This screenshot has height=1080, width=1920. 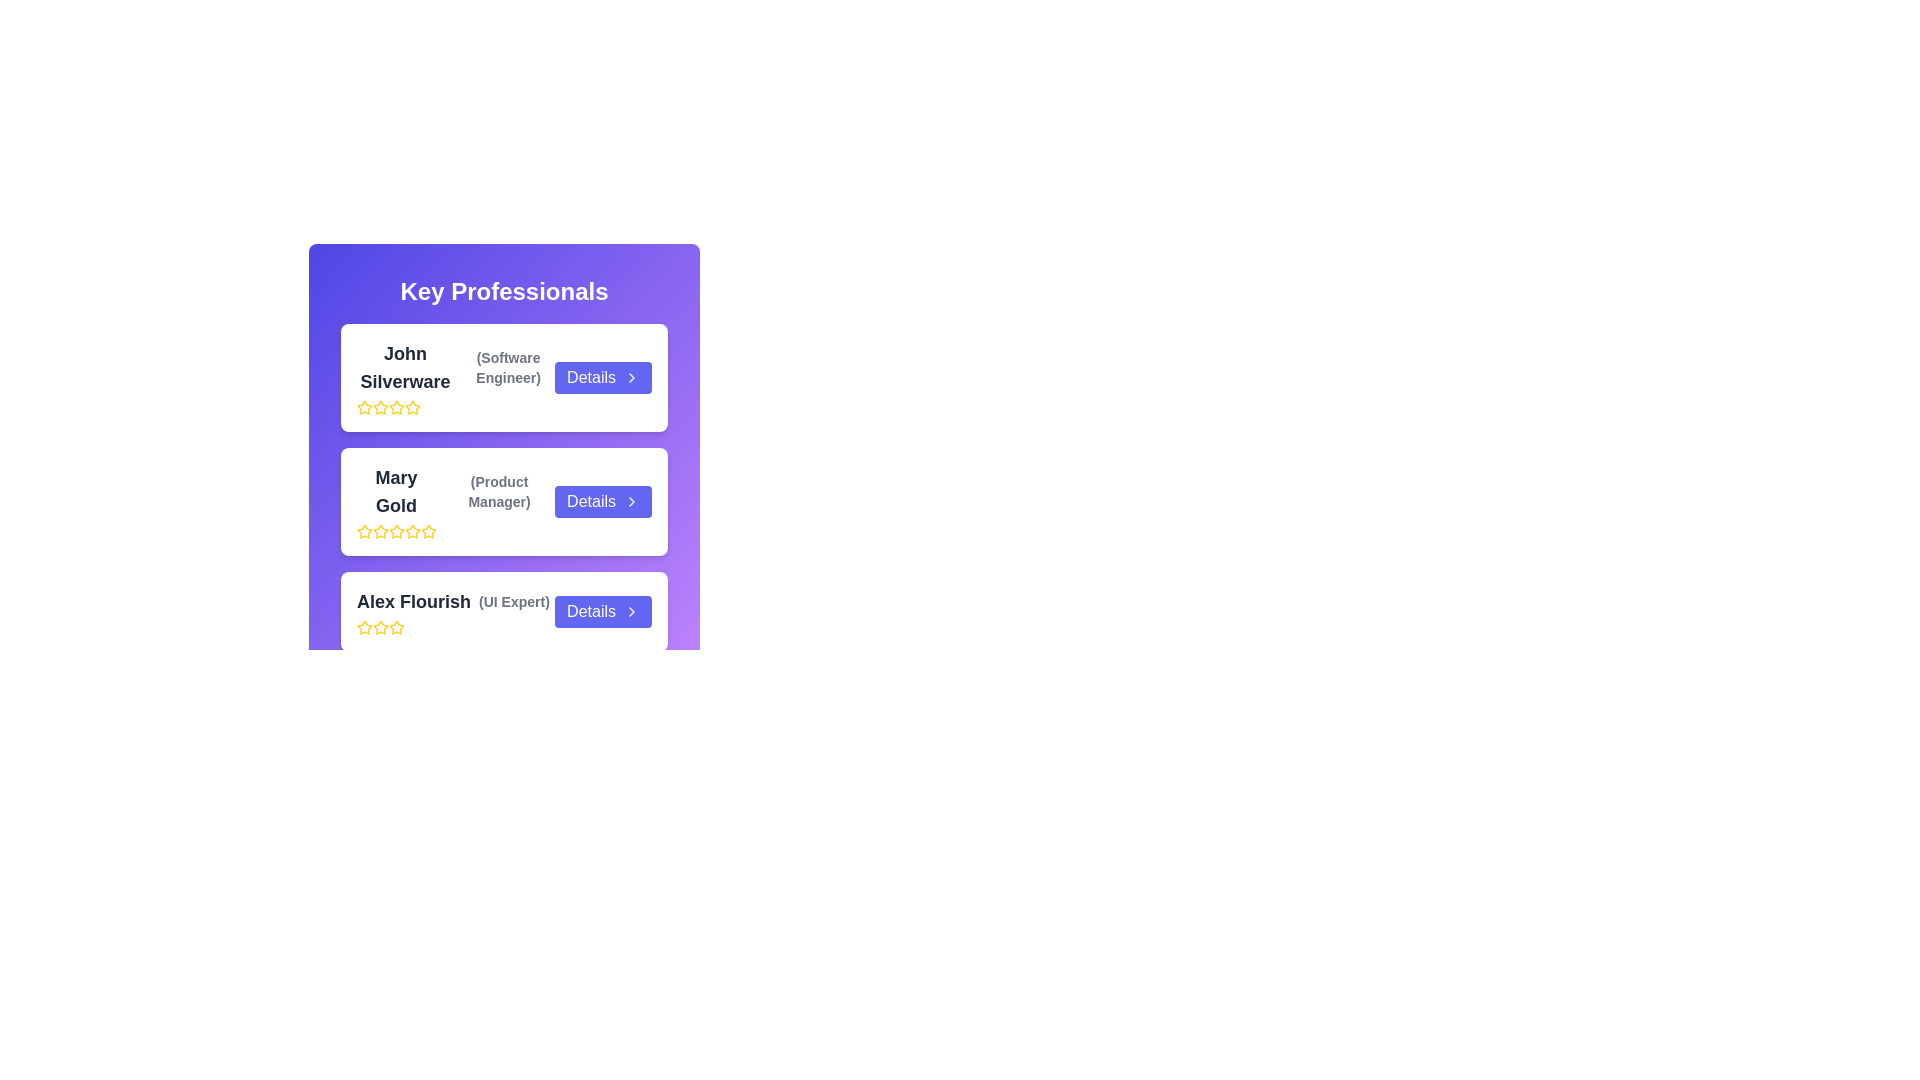 What do you see at coordinates (602, 378) in the screenshot?
I see `'Details' button for the contact named John Silverware` at bounding box center [602, 378].